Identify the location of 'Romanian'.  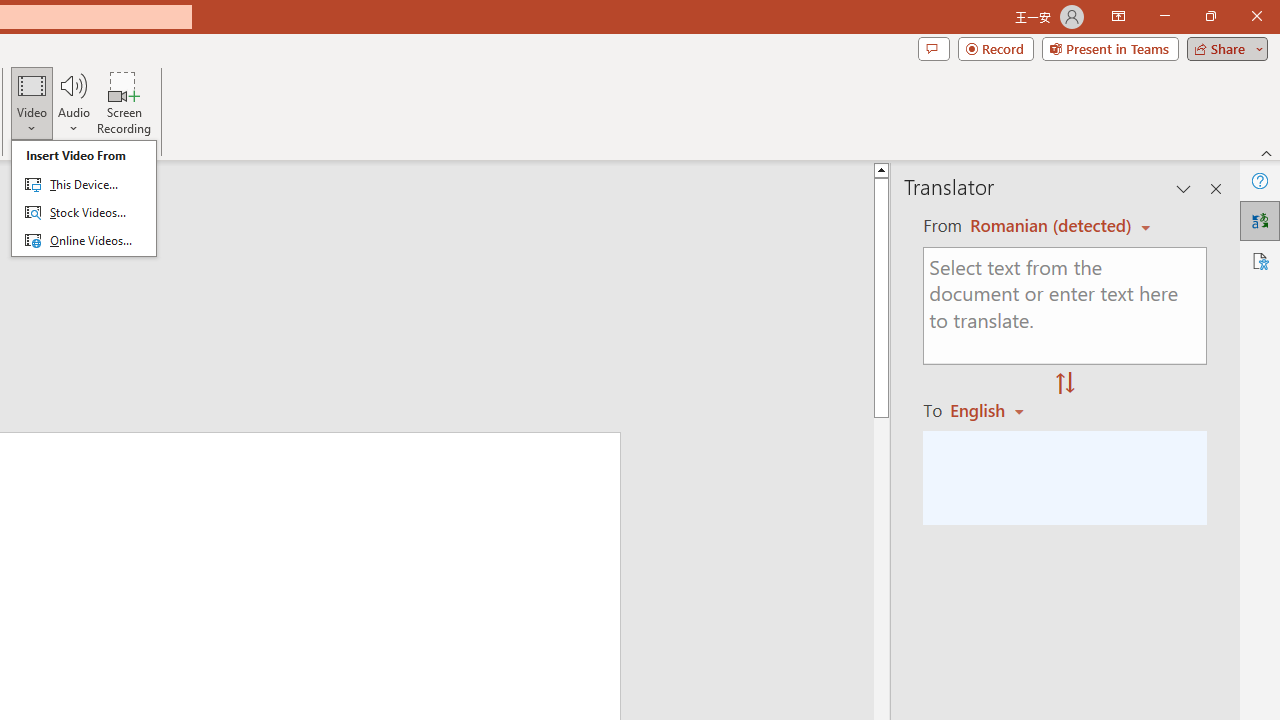
(994, 409).